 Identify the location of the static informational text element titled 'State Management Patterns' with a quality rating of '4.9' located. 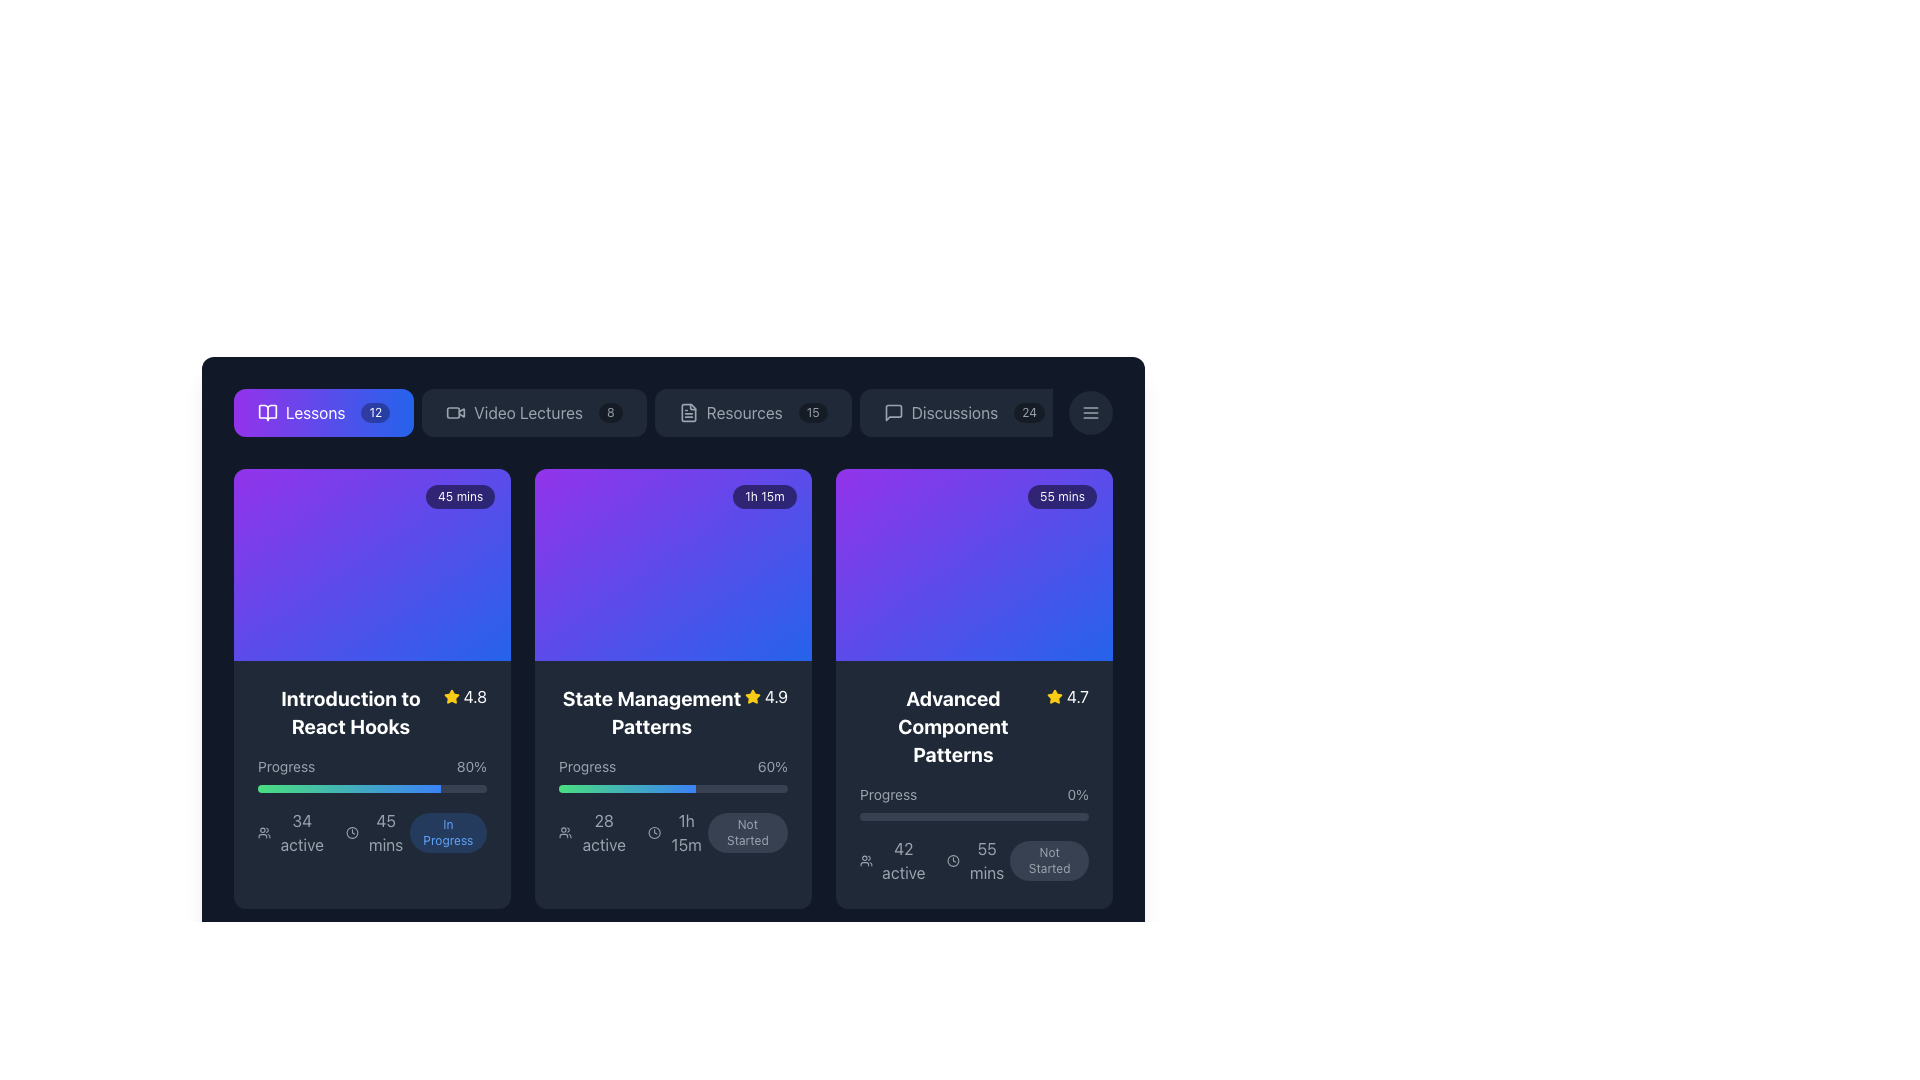
(673, 712).